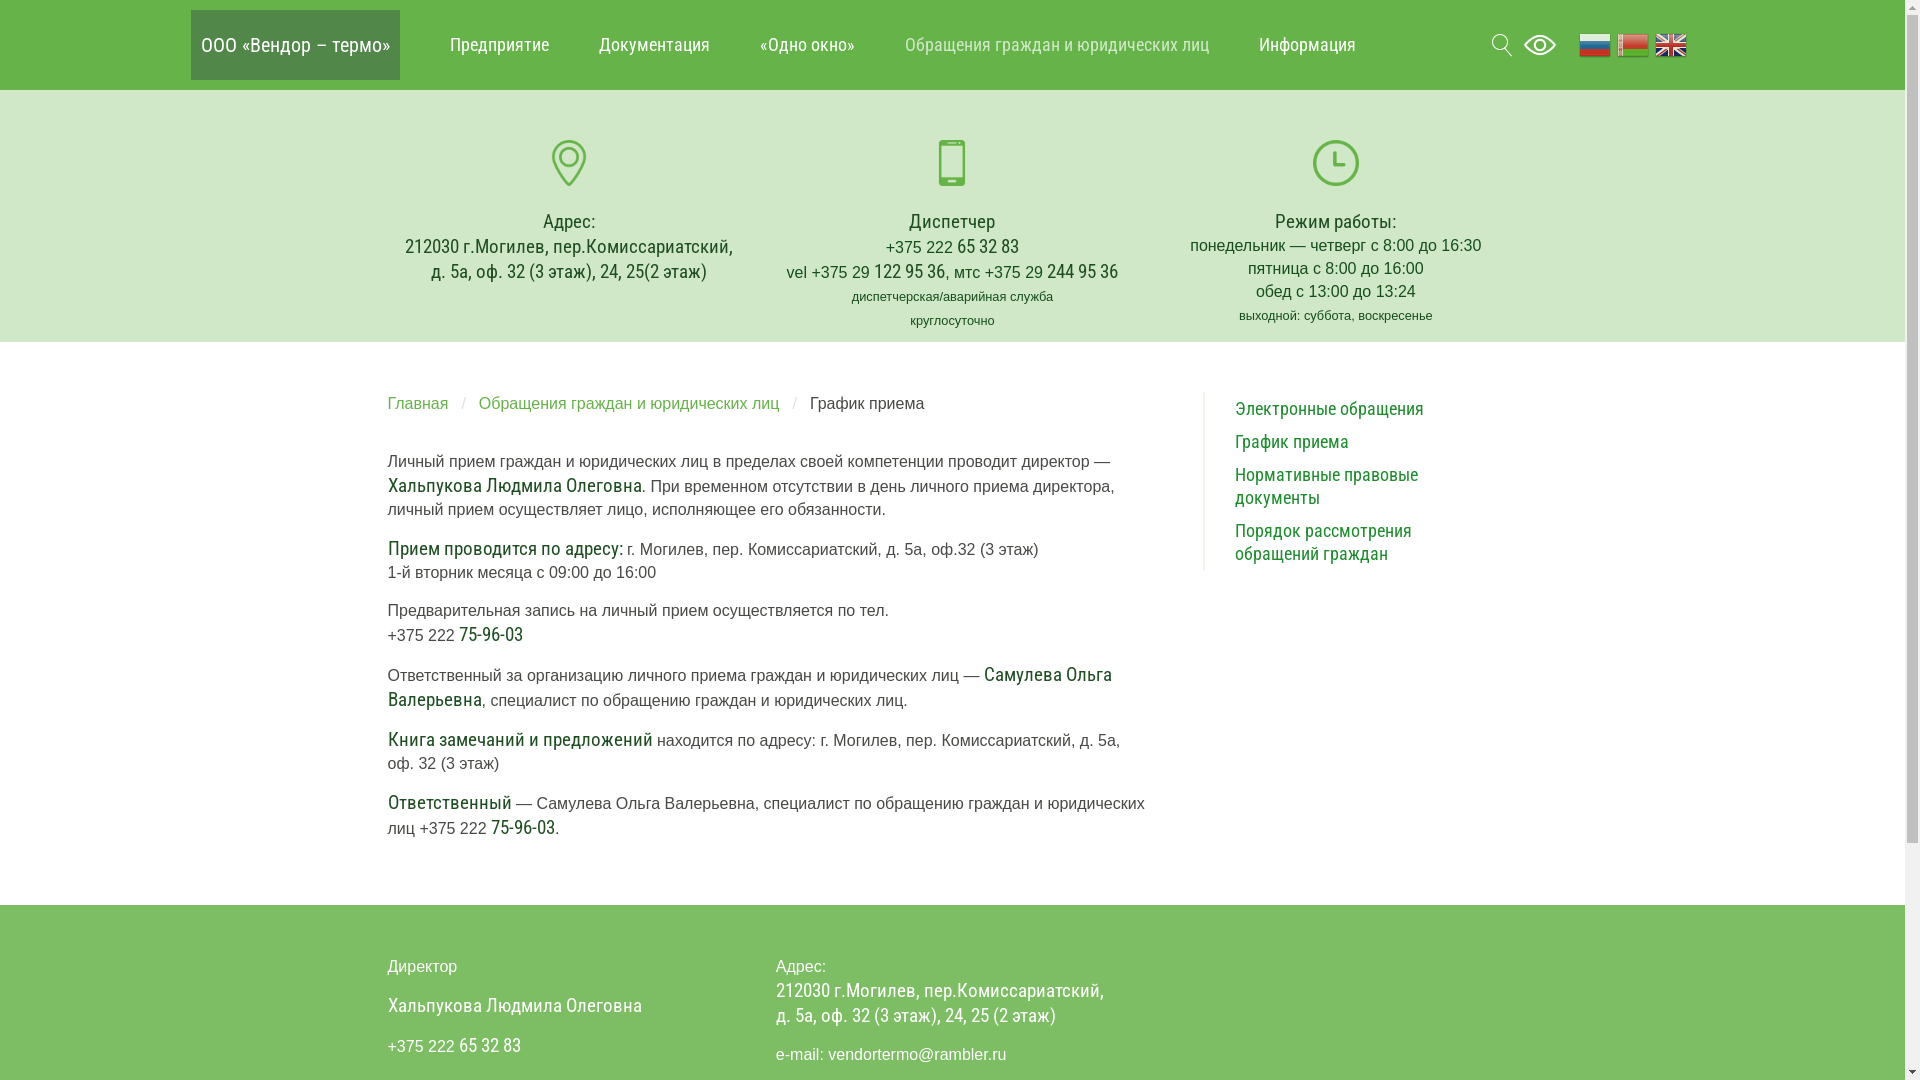 The image size is (1920, 1080). Describe the element at coordinates (1670, 43) in the screenshot. I see `'English'` at that location.